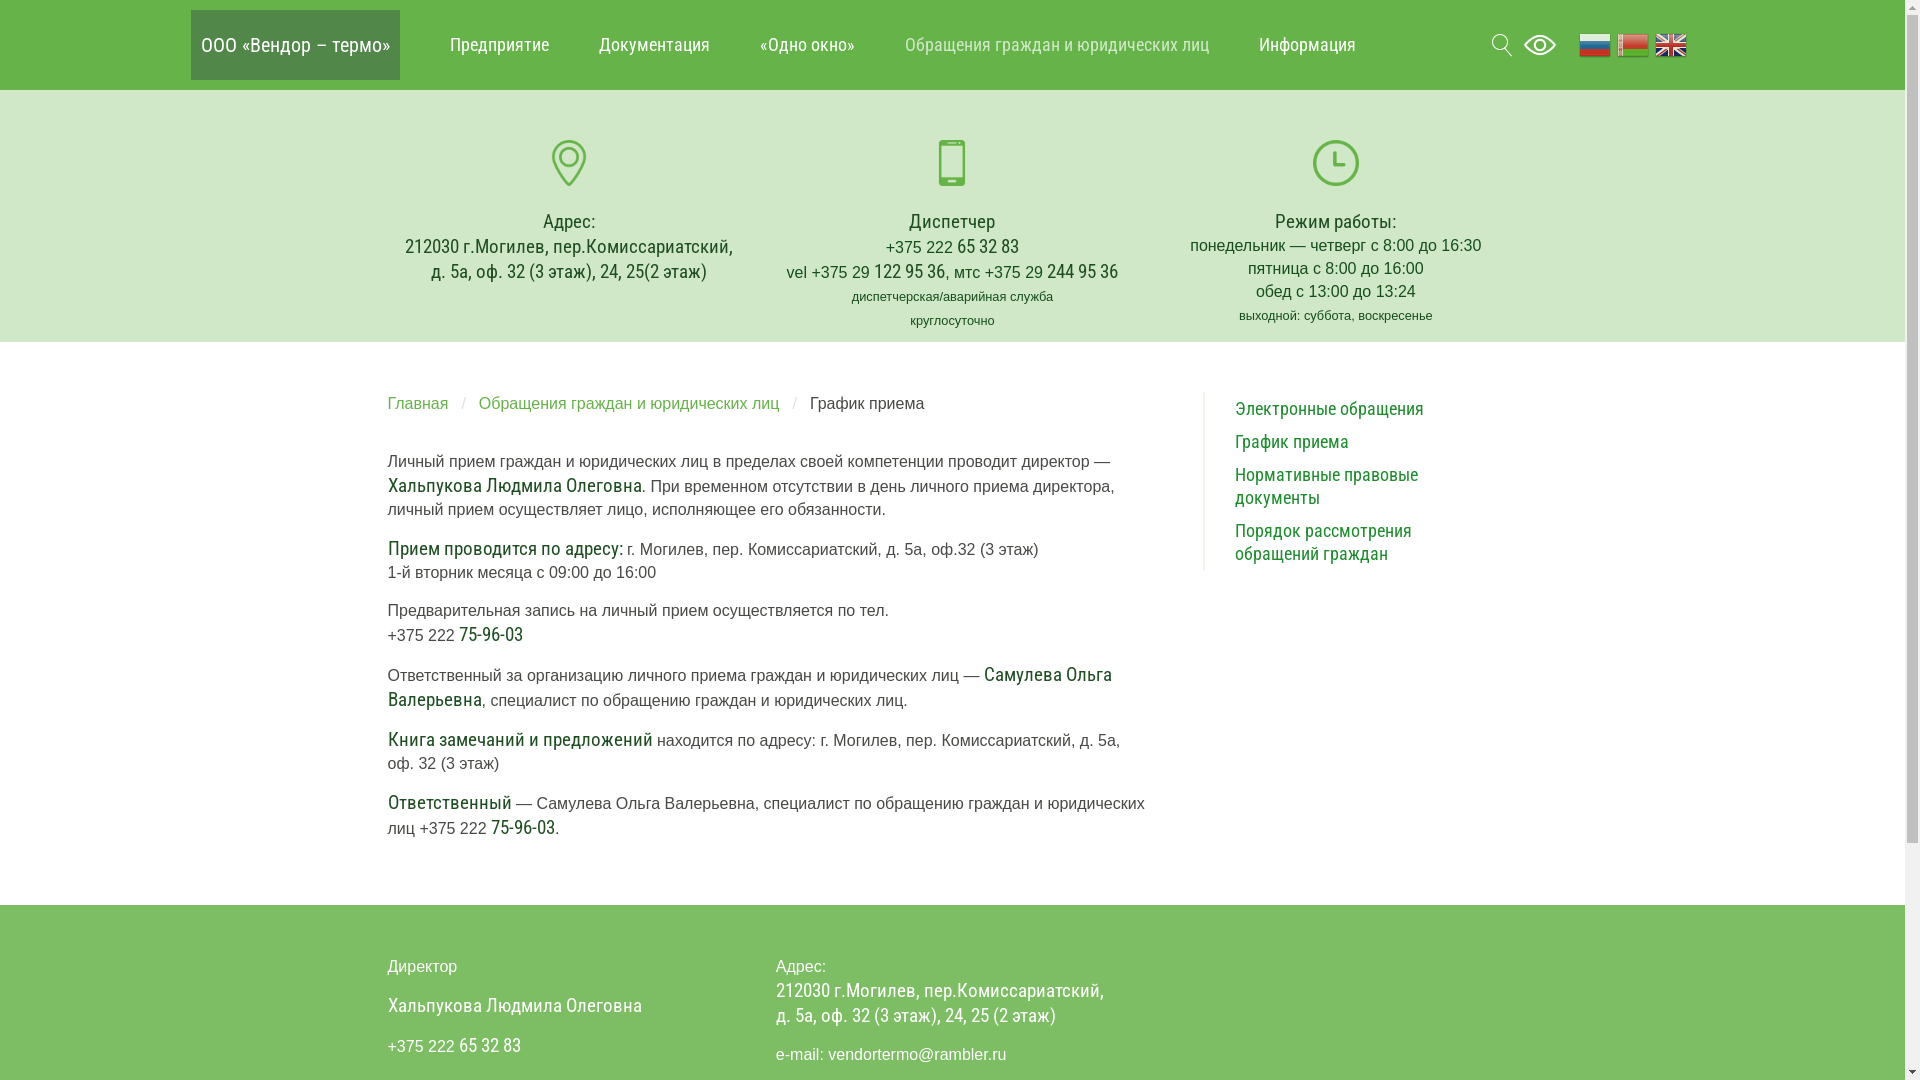 The image size is (1920, 1080). Describe the element at coordinates (1670, 43) in the screenshot. I see `'English'` at that location.